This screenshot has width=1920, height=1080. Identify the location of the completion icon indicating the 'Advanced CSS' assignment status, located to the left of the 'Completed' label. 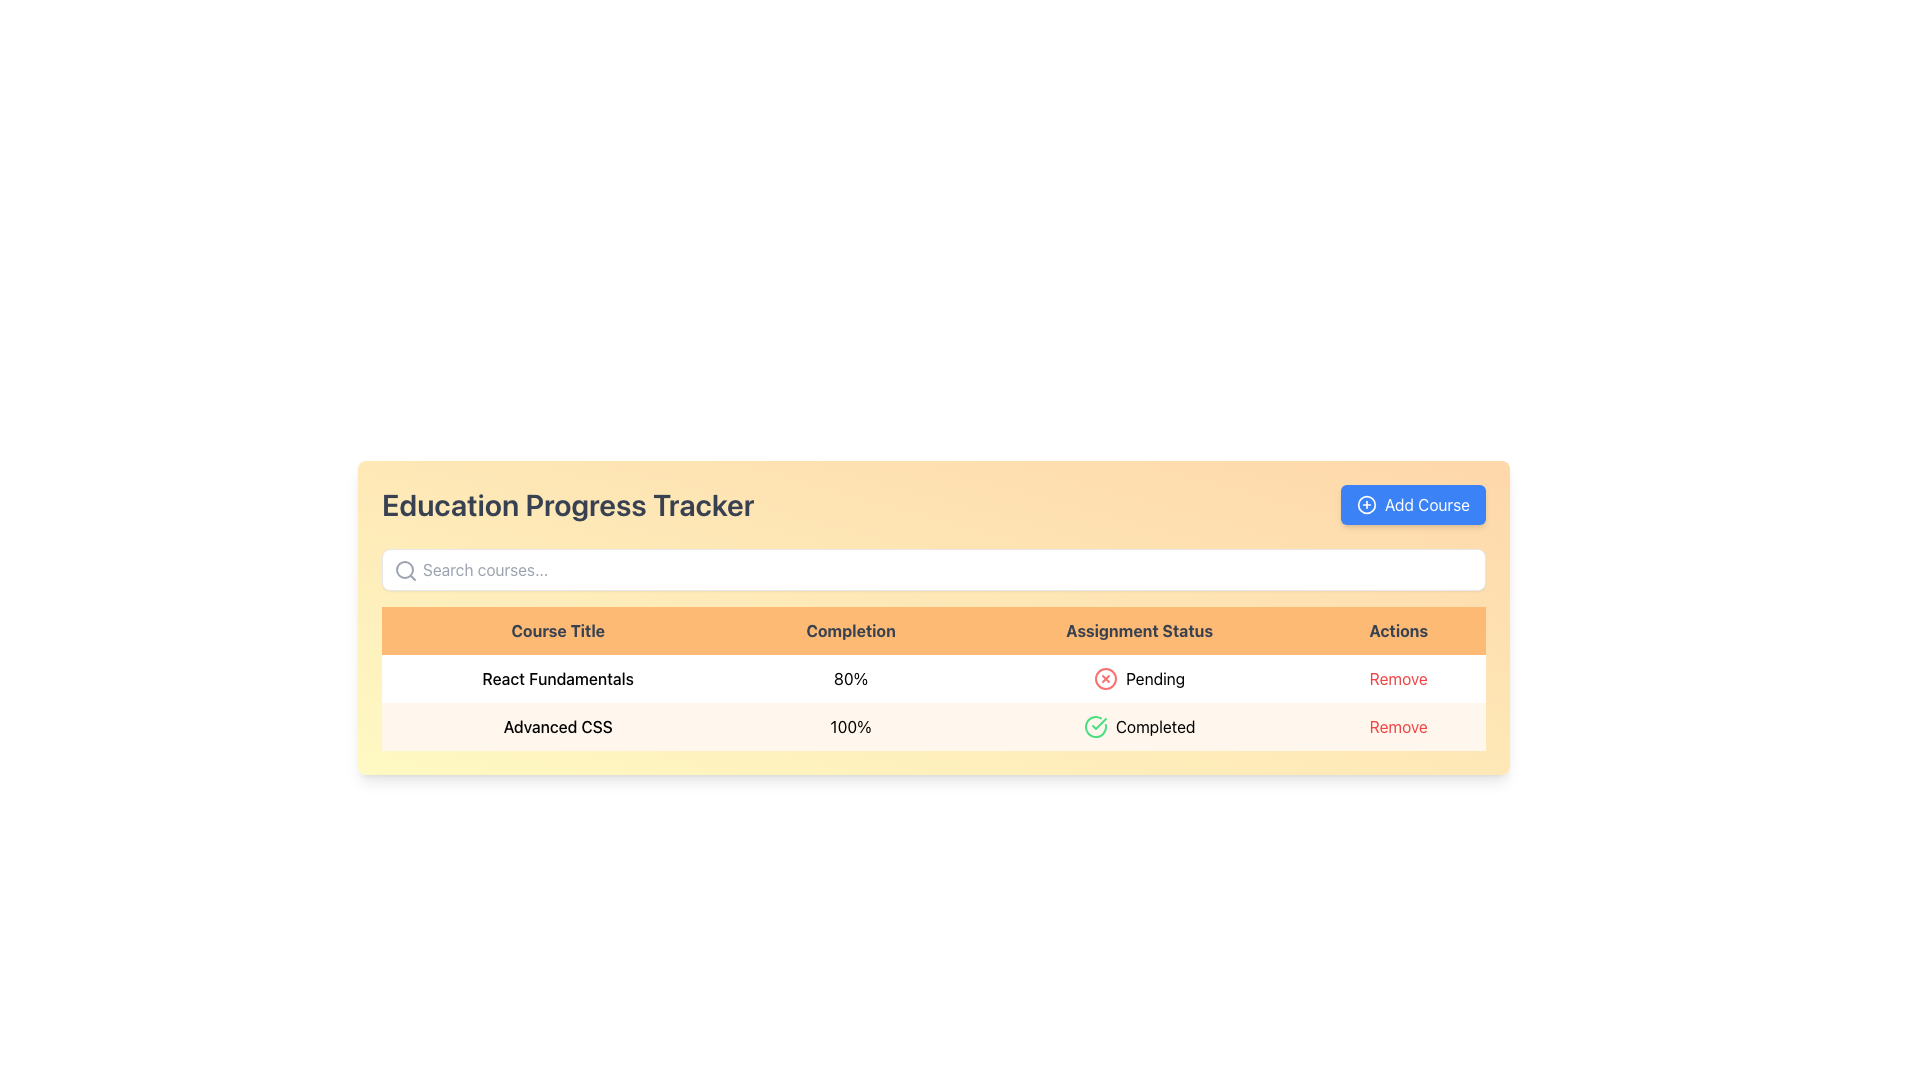
(1094, 726).